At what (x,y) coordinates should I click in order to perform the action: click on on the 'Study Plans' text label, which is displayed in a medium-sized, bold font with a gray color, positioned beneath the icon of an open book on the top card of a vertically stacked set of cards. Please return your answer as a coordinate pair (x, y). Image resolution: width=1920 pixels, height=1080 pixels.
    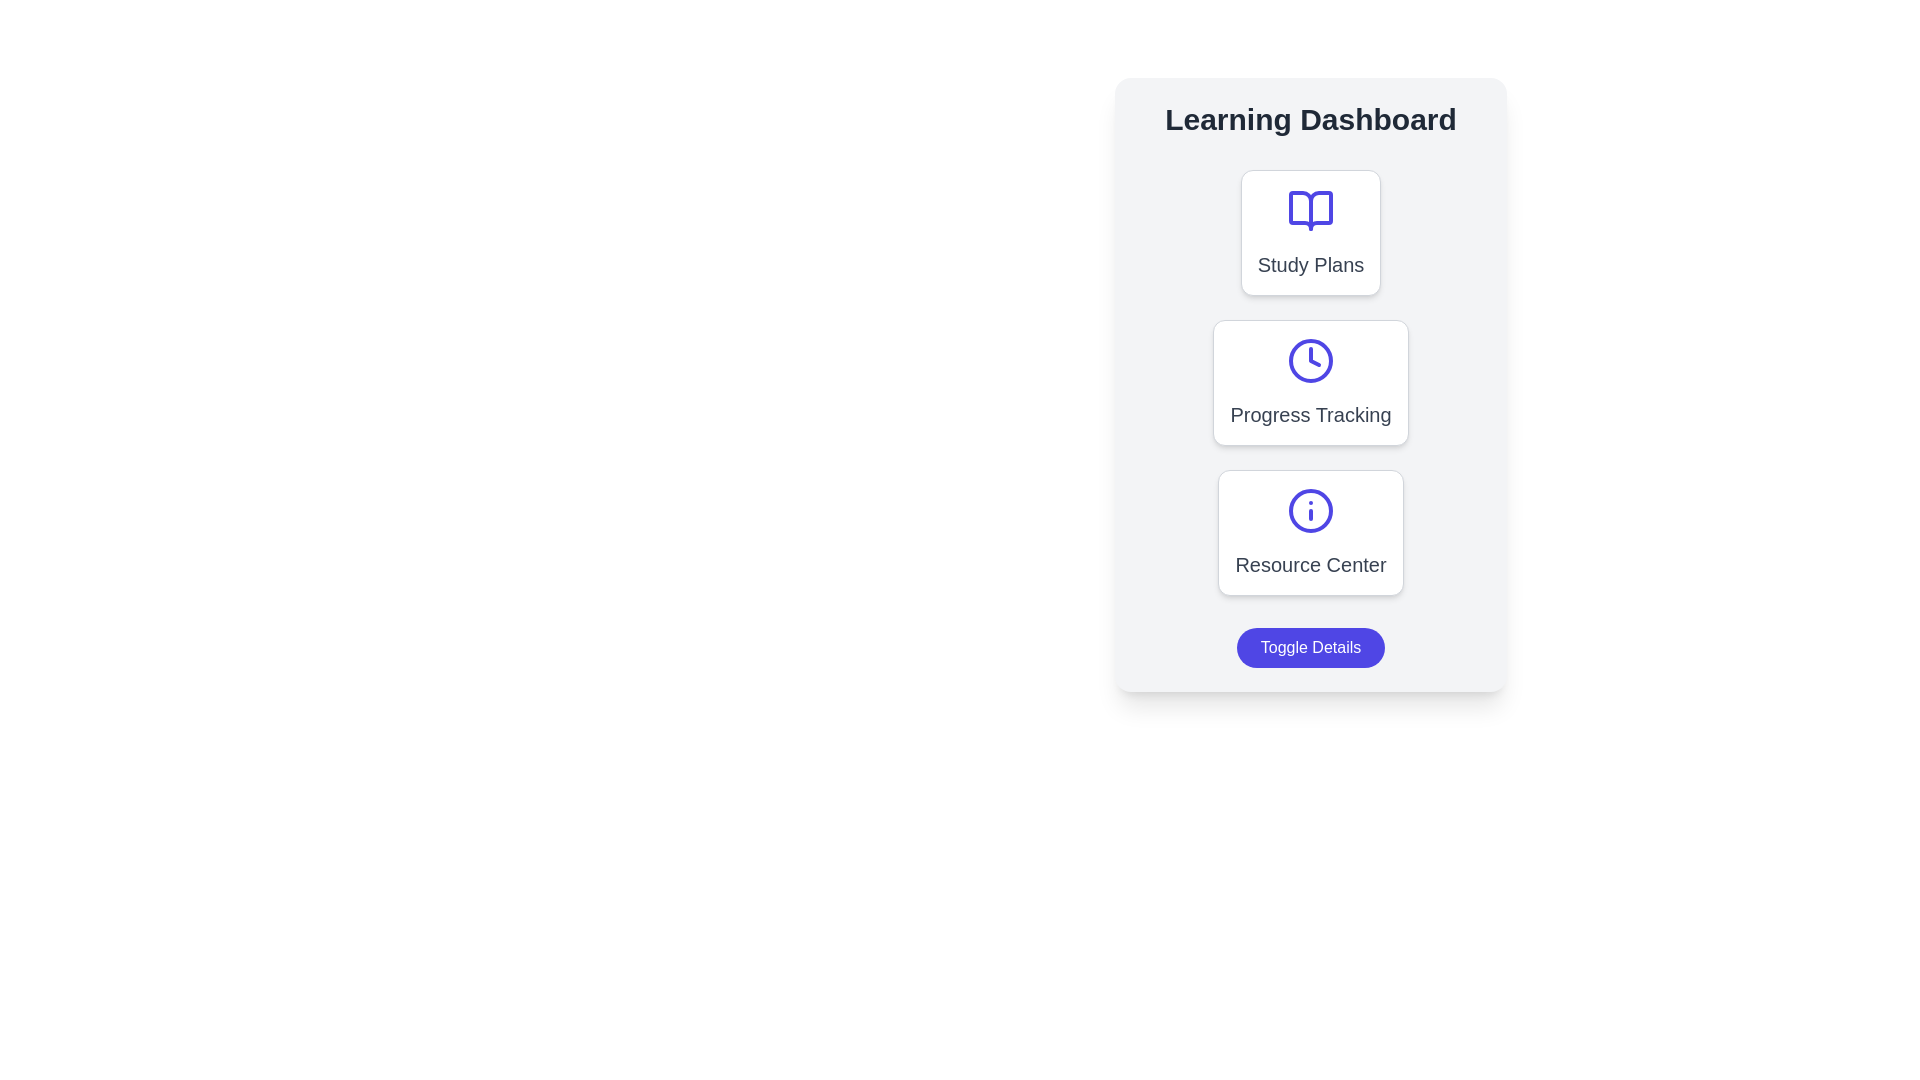
    Looking at the image, I should click on (1310, 264).